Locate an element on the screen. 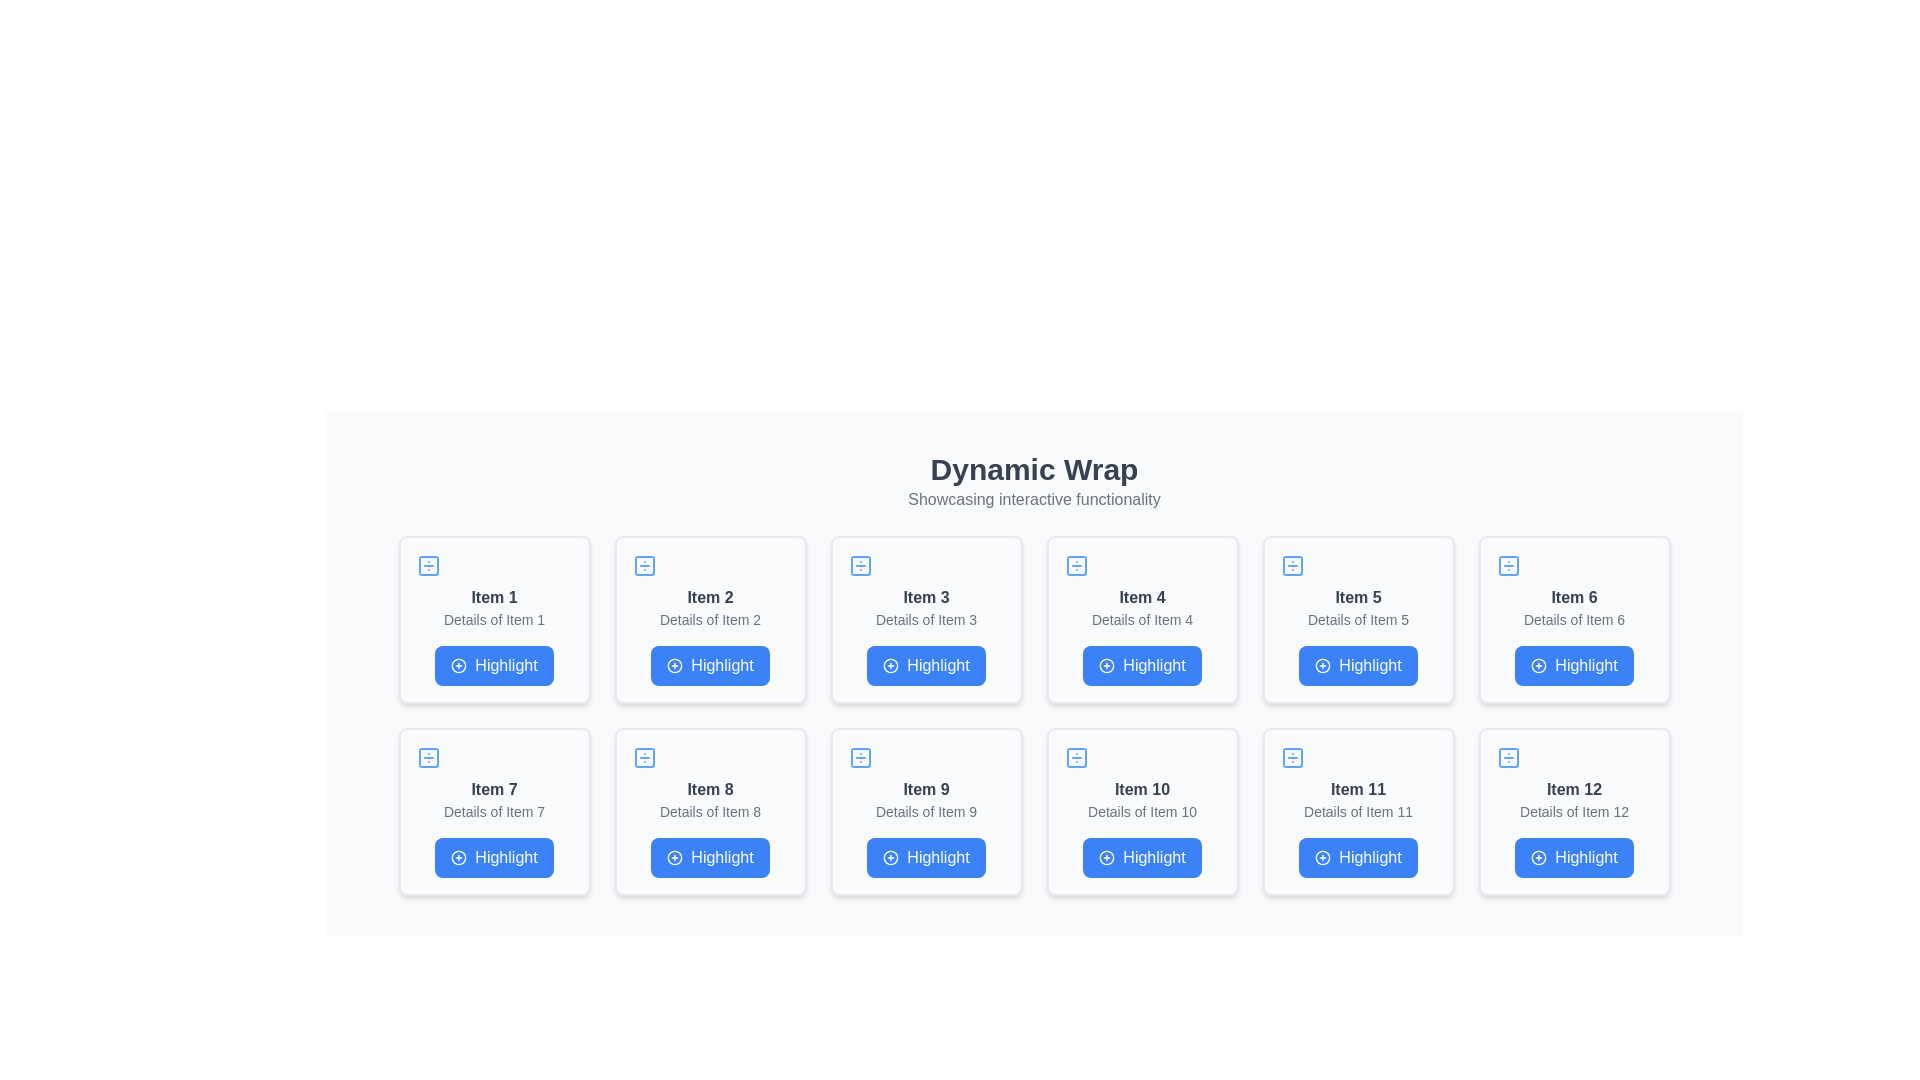 This screenshot has height=1080, width=1920. the top-left icon inside the card labeled 'Item 12' located in the bottom-right corner of the grid layout is located at coordinates (1508, 758).